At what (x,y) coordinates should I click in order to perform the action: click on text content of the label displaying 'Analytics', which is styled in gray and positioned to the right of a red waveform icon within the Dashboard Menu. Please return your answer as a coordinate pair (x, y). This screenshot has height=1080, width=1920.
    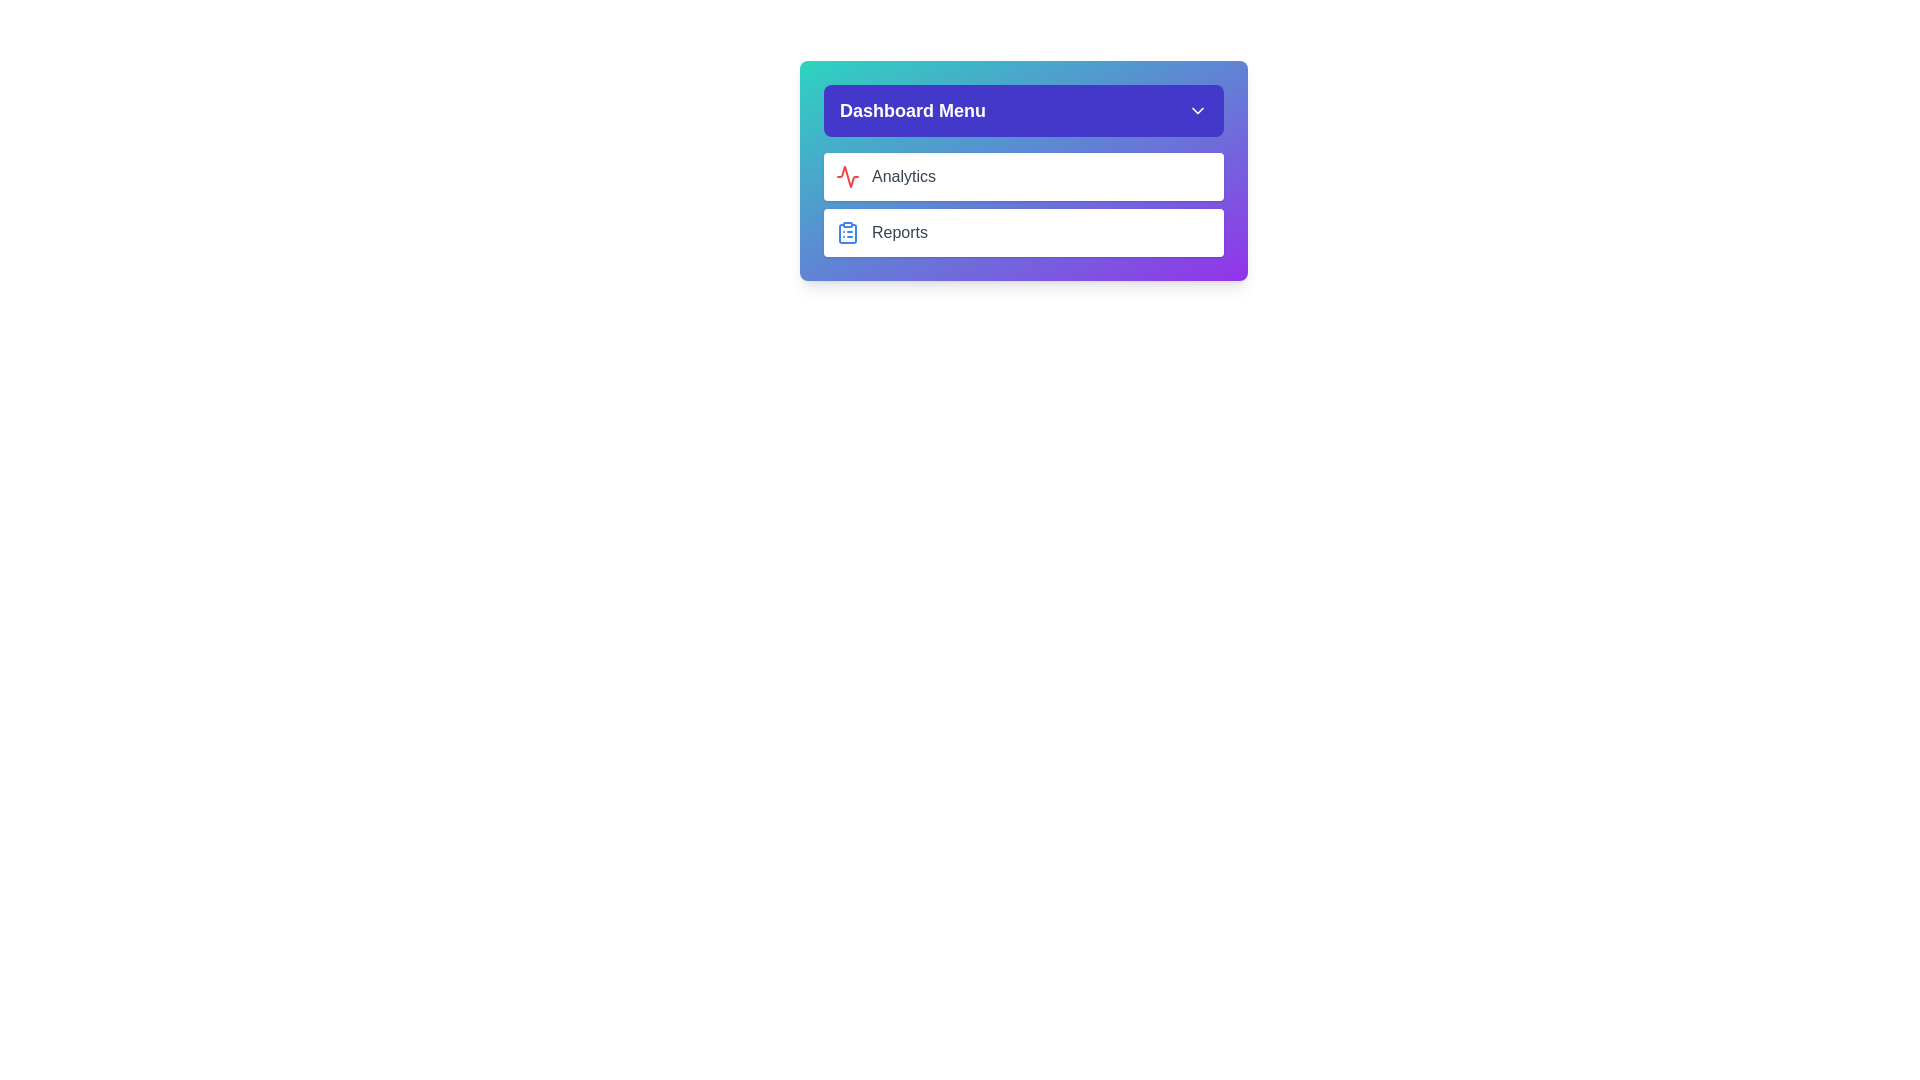
    Looking at the image, I should click on (902, 176).